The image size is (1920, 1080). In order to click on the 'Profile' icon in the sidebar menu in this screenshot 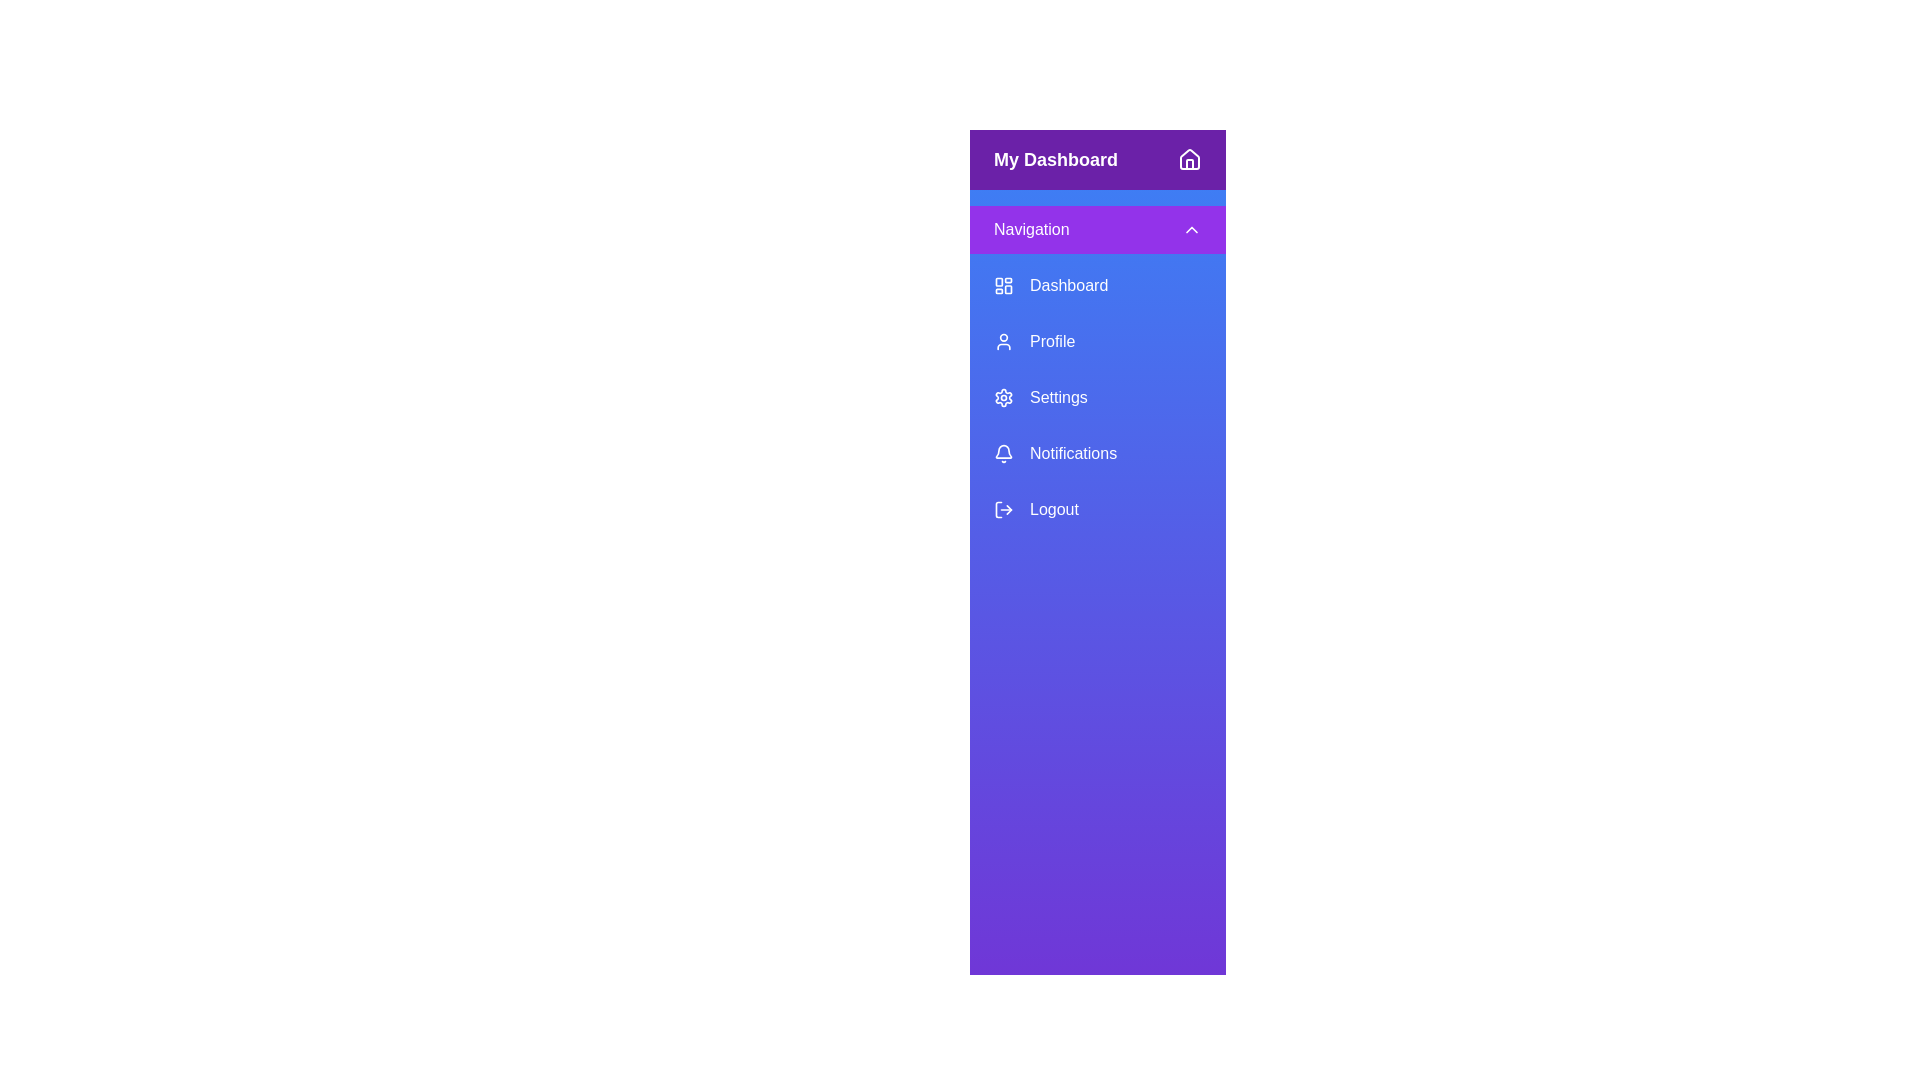, I will do `click(1003, 341)`.